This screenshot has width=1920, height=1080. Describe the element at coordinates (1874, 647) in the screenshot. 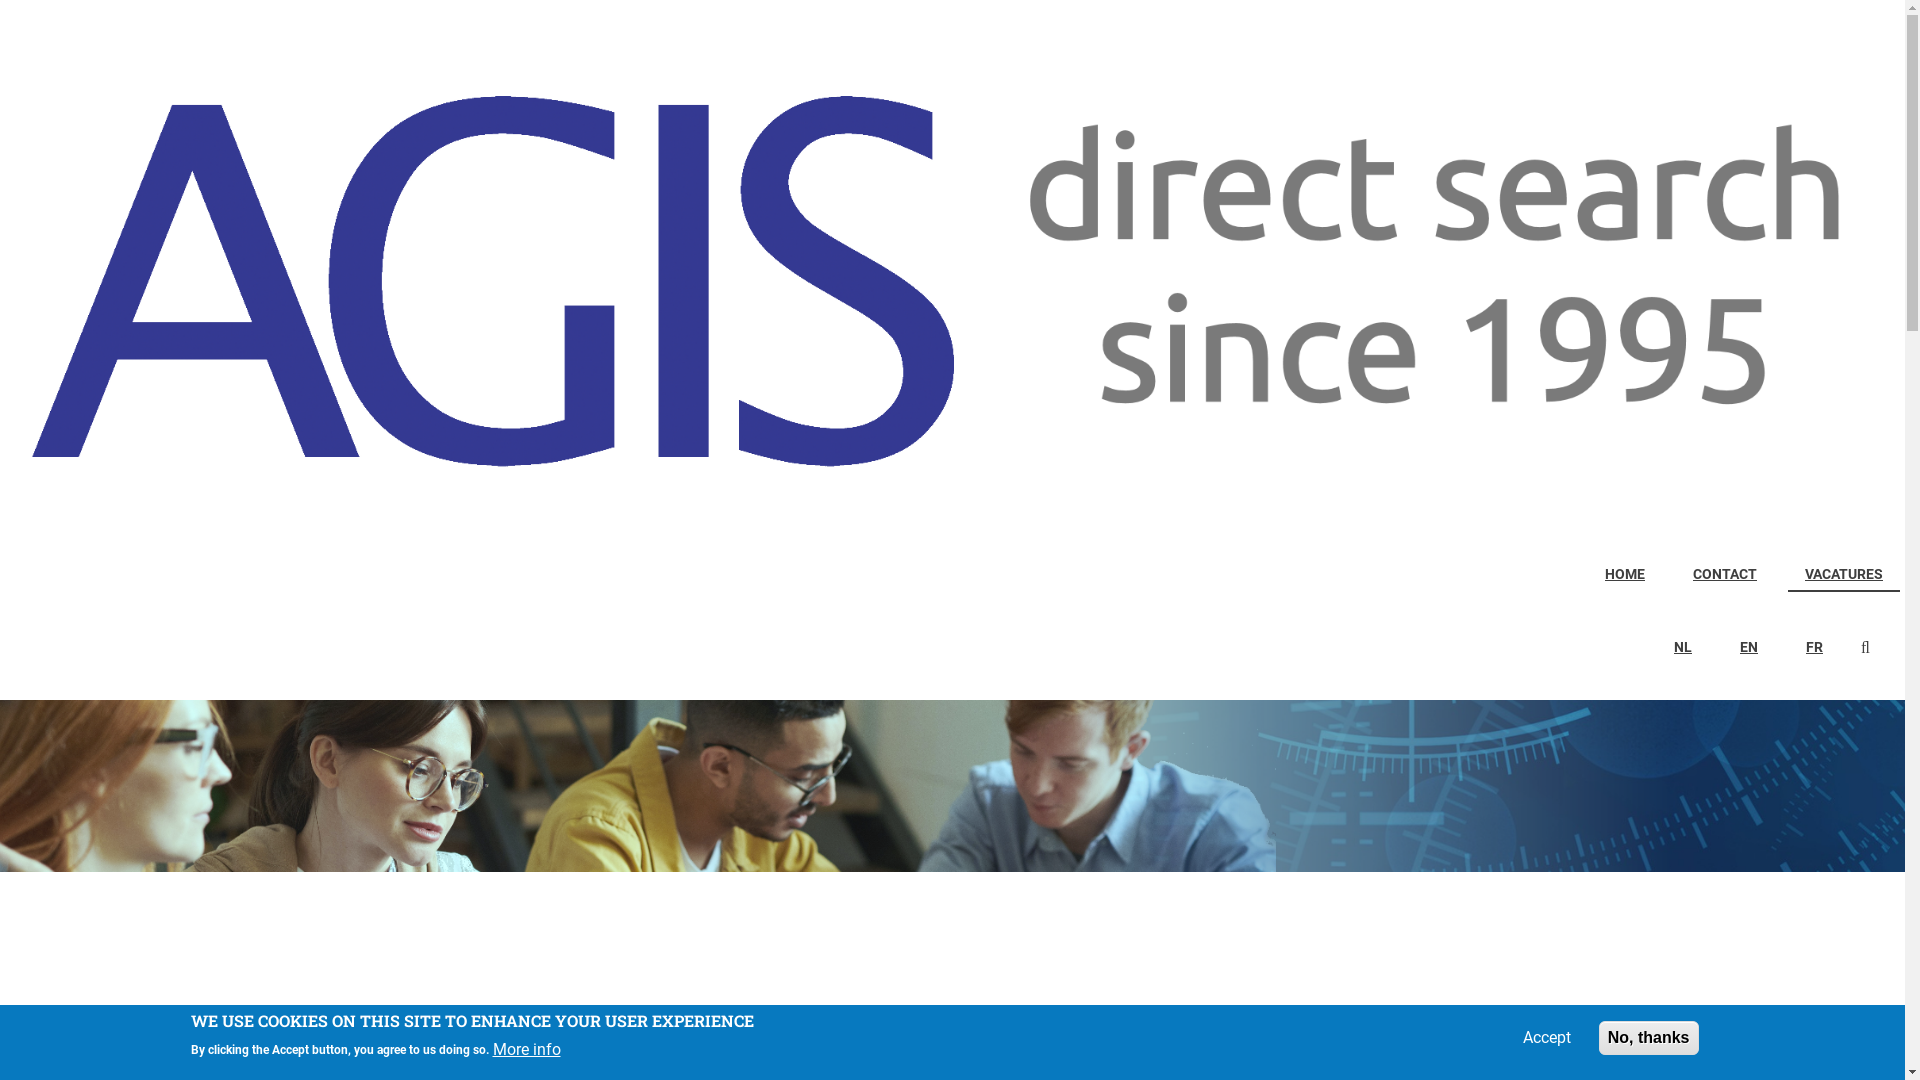

I see `'Enter the terms you wish to search for.'` at that location.